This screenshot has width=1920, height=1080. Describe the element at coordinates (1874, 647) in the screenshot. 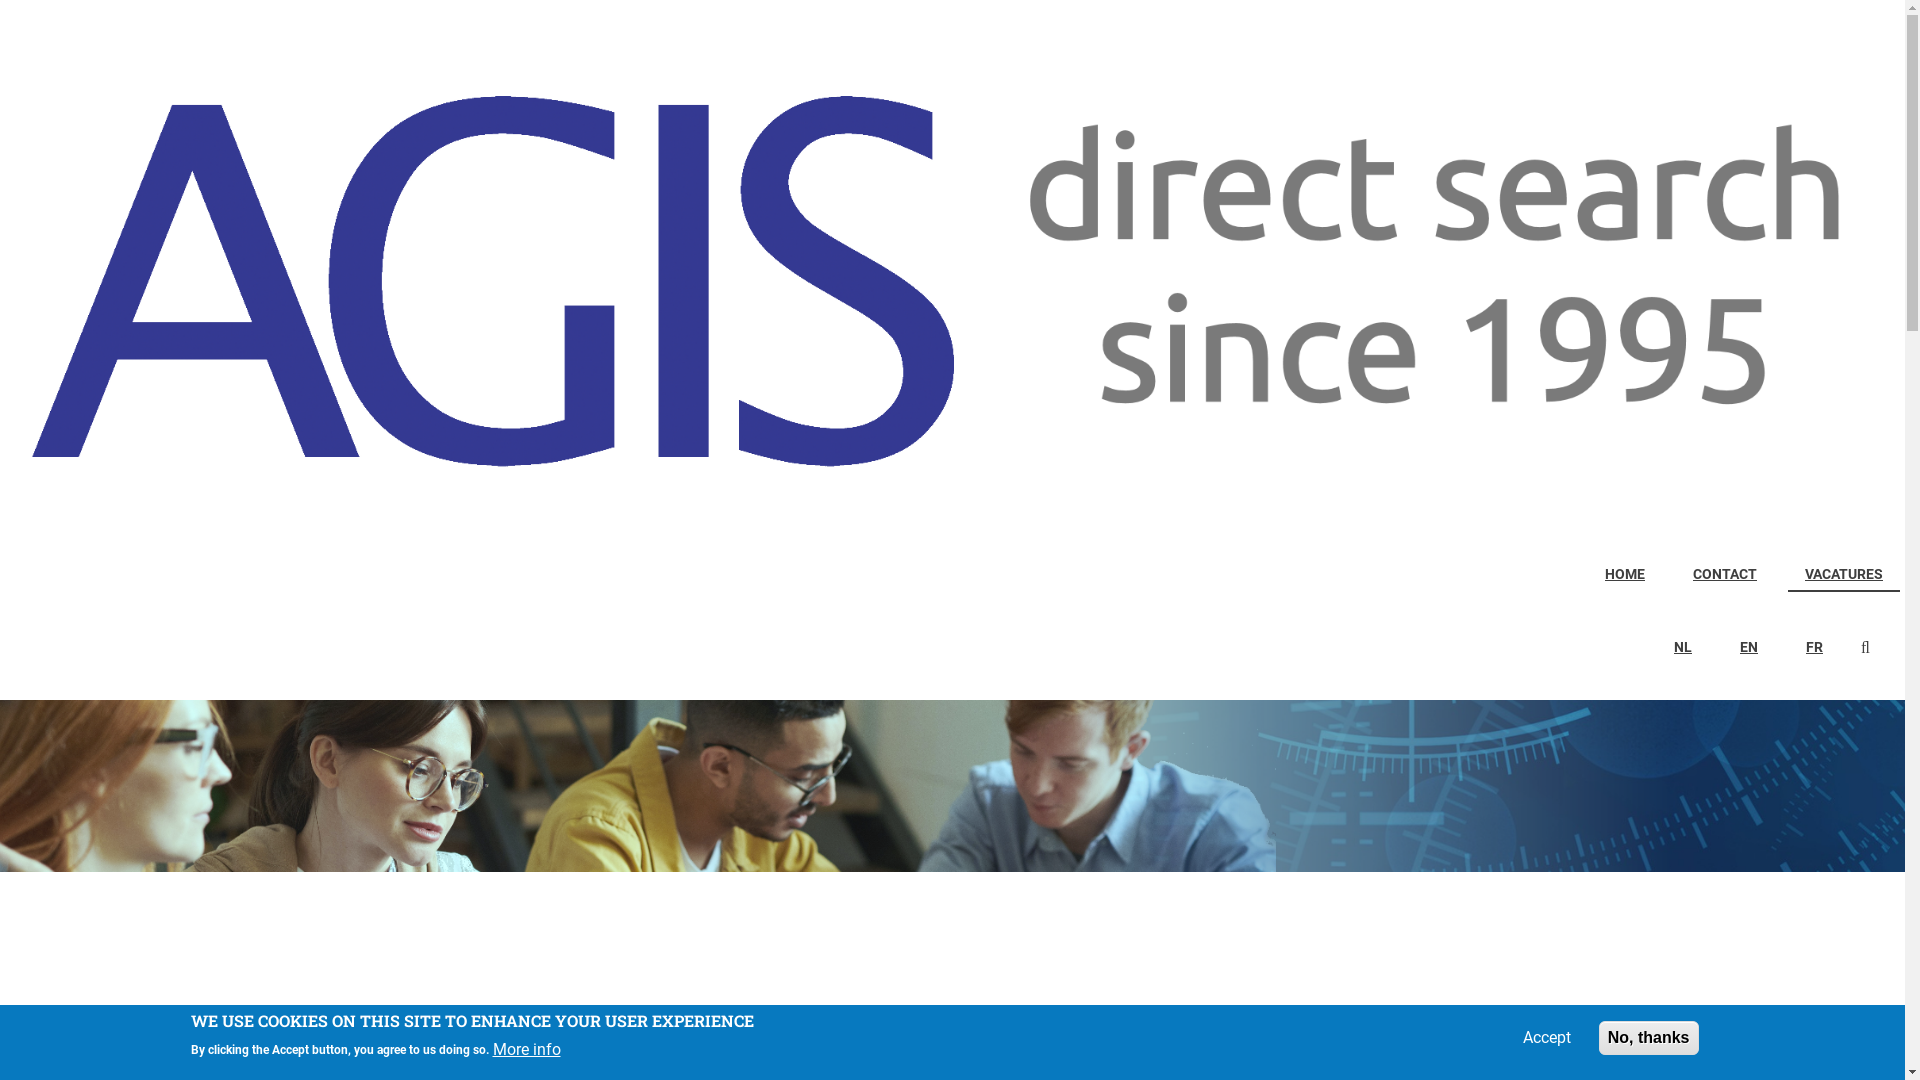

I see `'Enter the terms you wish to search for.'` at that location.